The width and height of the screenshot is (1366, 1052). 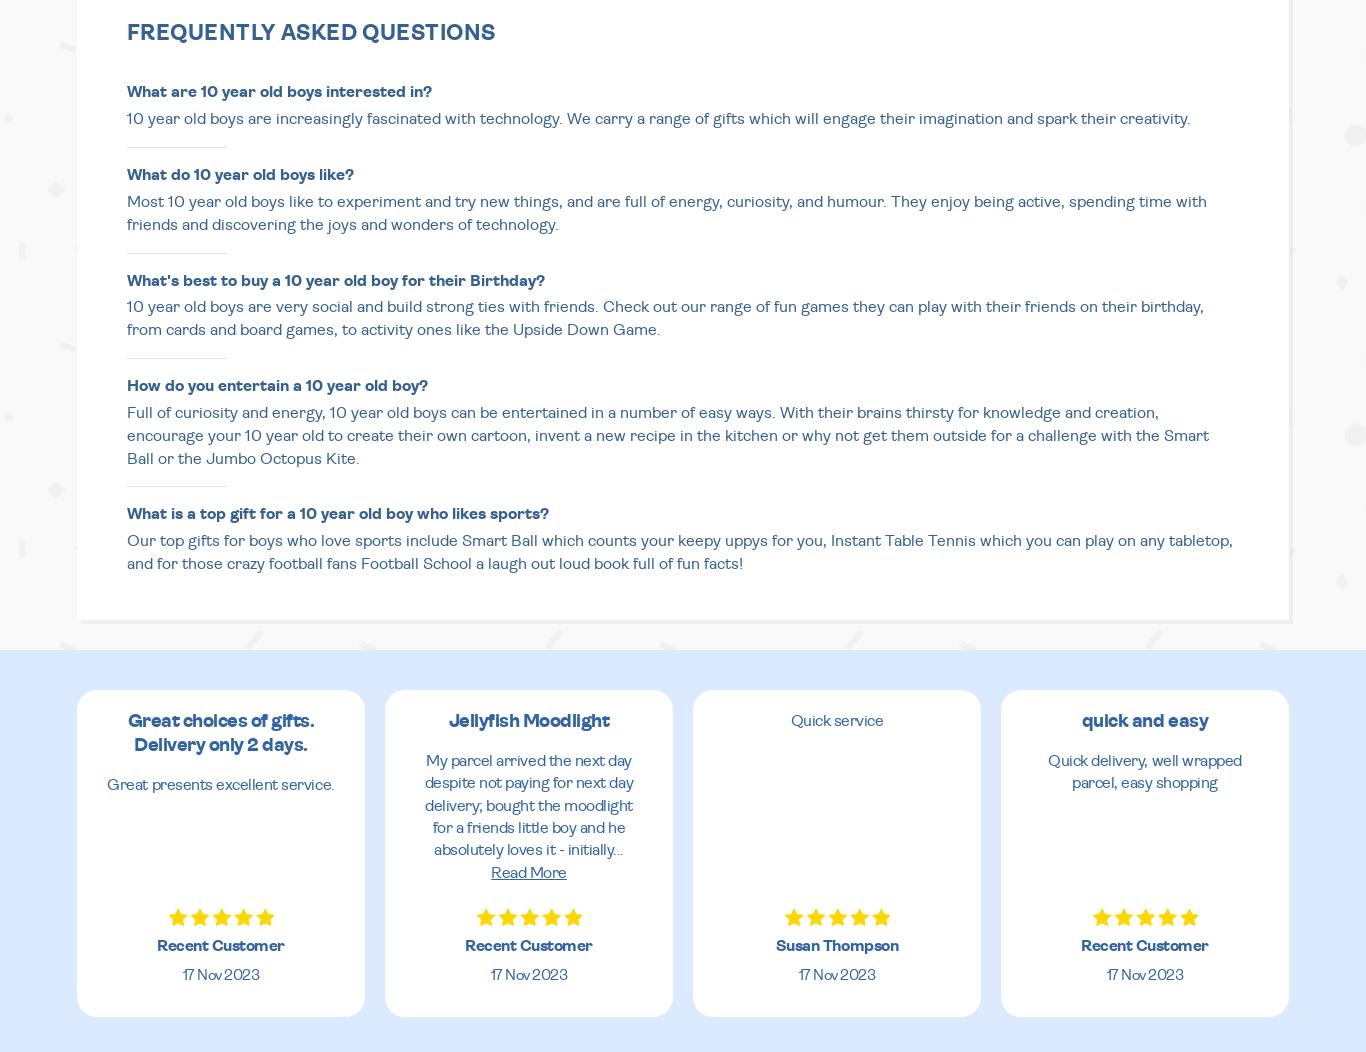 I want to click on 'Most 10 year old boys like to experiment and try new things, and are full of energy, curiosity, and humour. They enjoy being active, spending time with friends and discovering the joys and wonders of technology.', so click(x=666, y=212).